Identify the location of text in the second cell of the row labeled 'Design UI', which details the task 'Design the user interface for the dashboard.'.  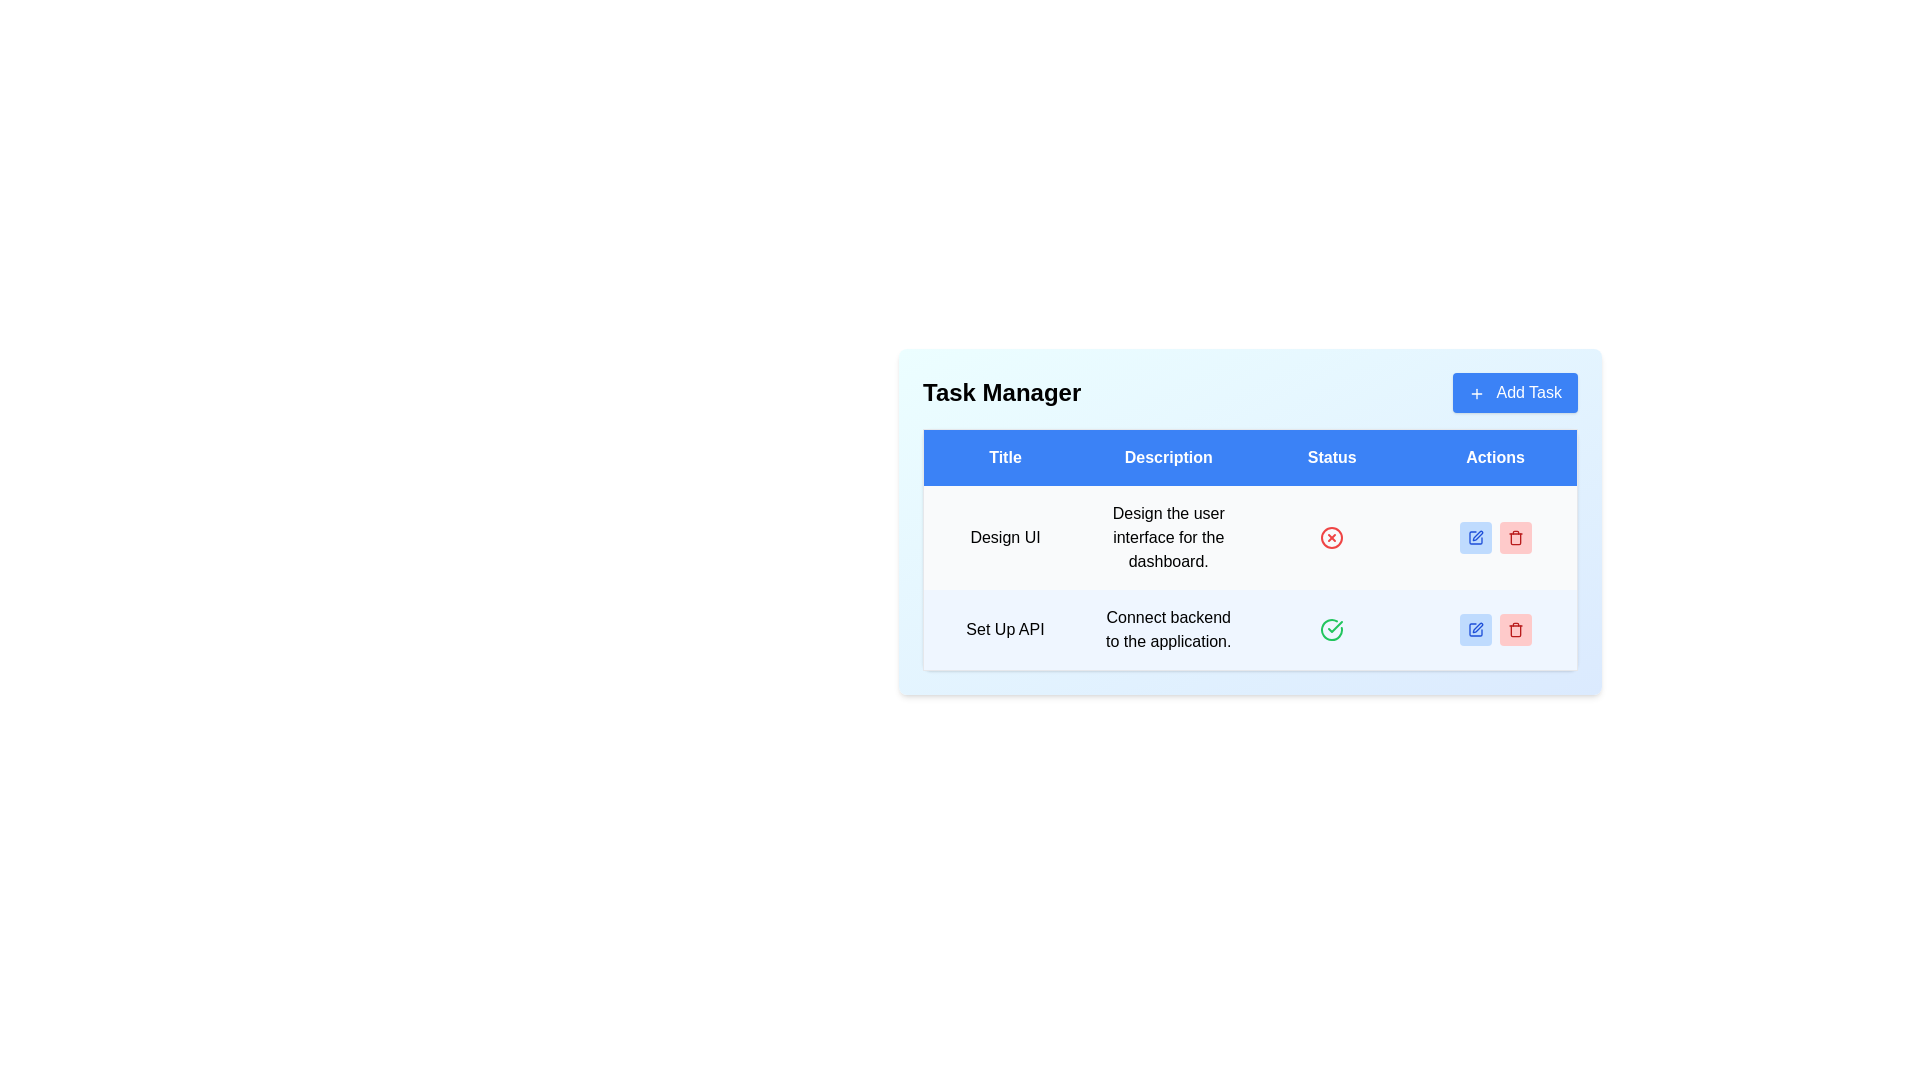
(1168, 536).